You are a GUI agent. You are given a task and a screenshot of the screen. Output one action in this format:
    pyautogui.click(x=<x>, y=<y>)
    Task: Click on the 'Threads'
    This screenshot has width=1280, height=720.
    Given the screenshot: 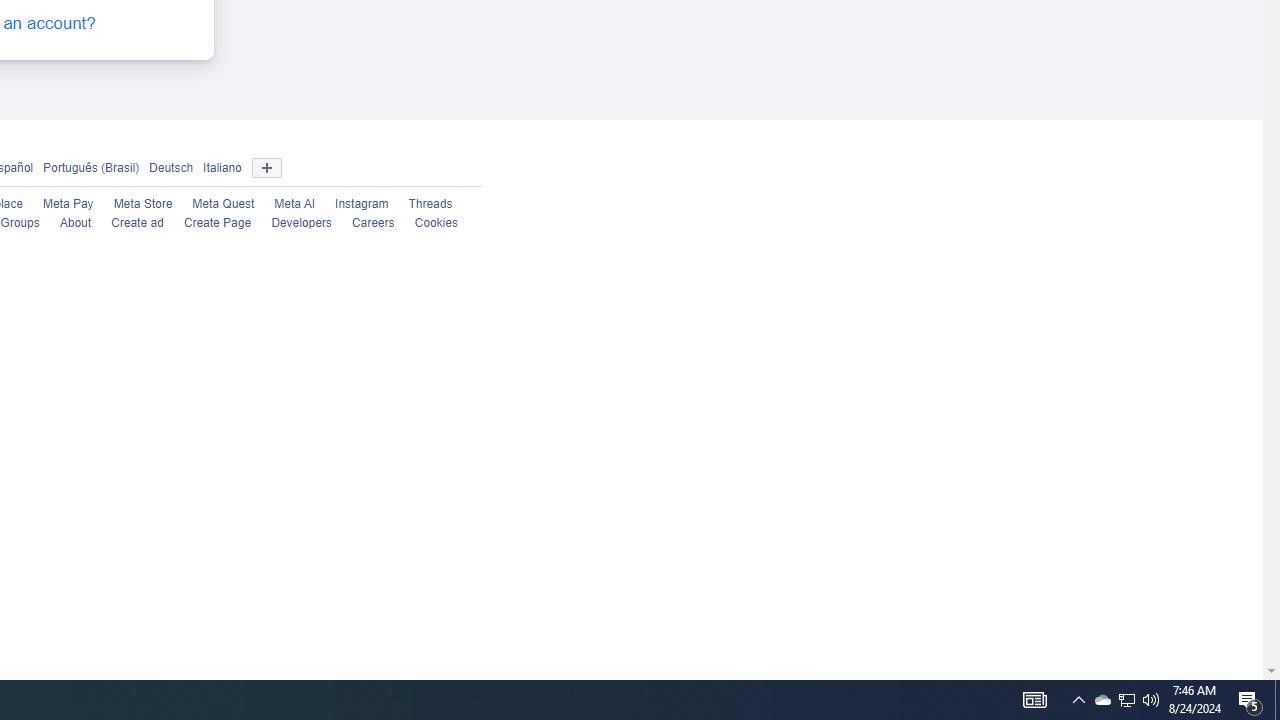 What is the action you would take?
    pyautogui.click(x=429, y=204)
    